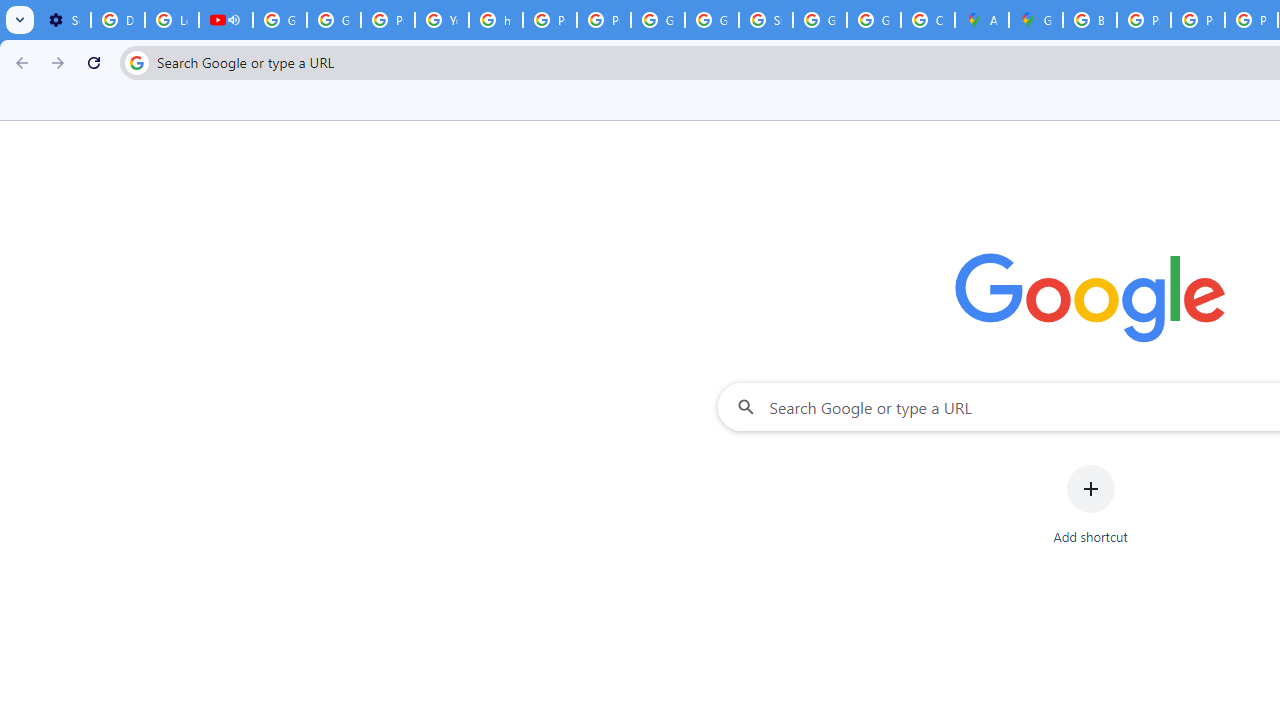 Image resolution: width=1280 pixels, height=720 pixels. Describe the element at coordinates (234, 20) in the screenshot. I see `'Mute tab'` at that location.